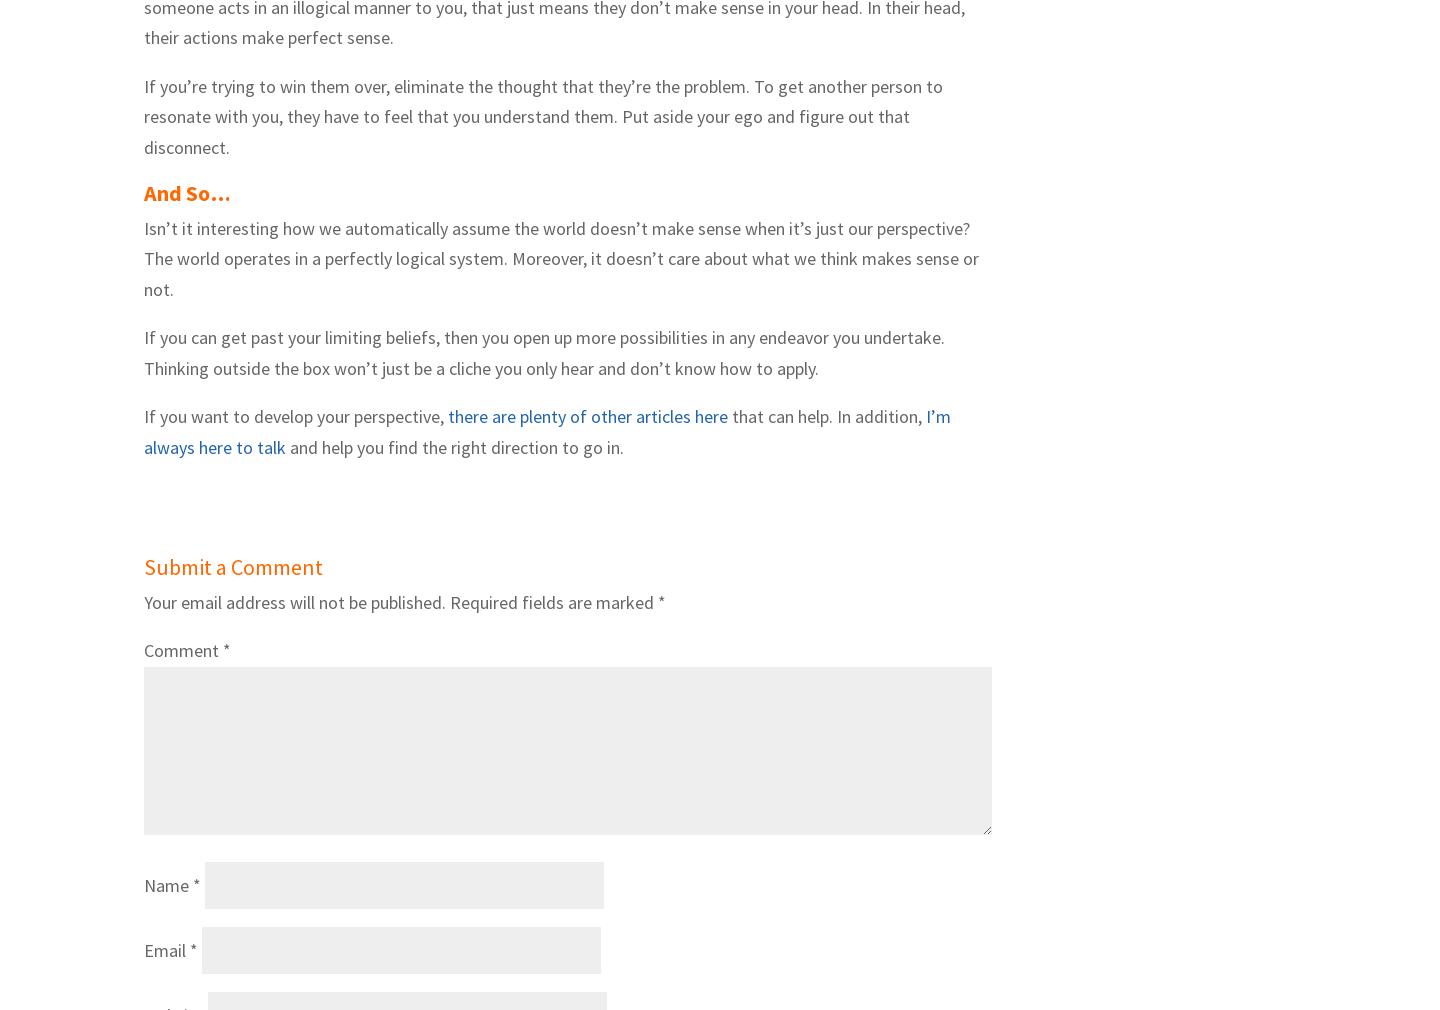 This screenshot has width=1440, height=1010. Describe the element at coordinates (167, 885) in the screenshot. I see `'Name'` at that location.